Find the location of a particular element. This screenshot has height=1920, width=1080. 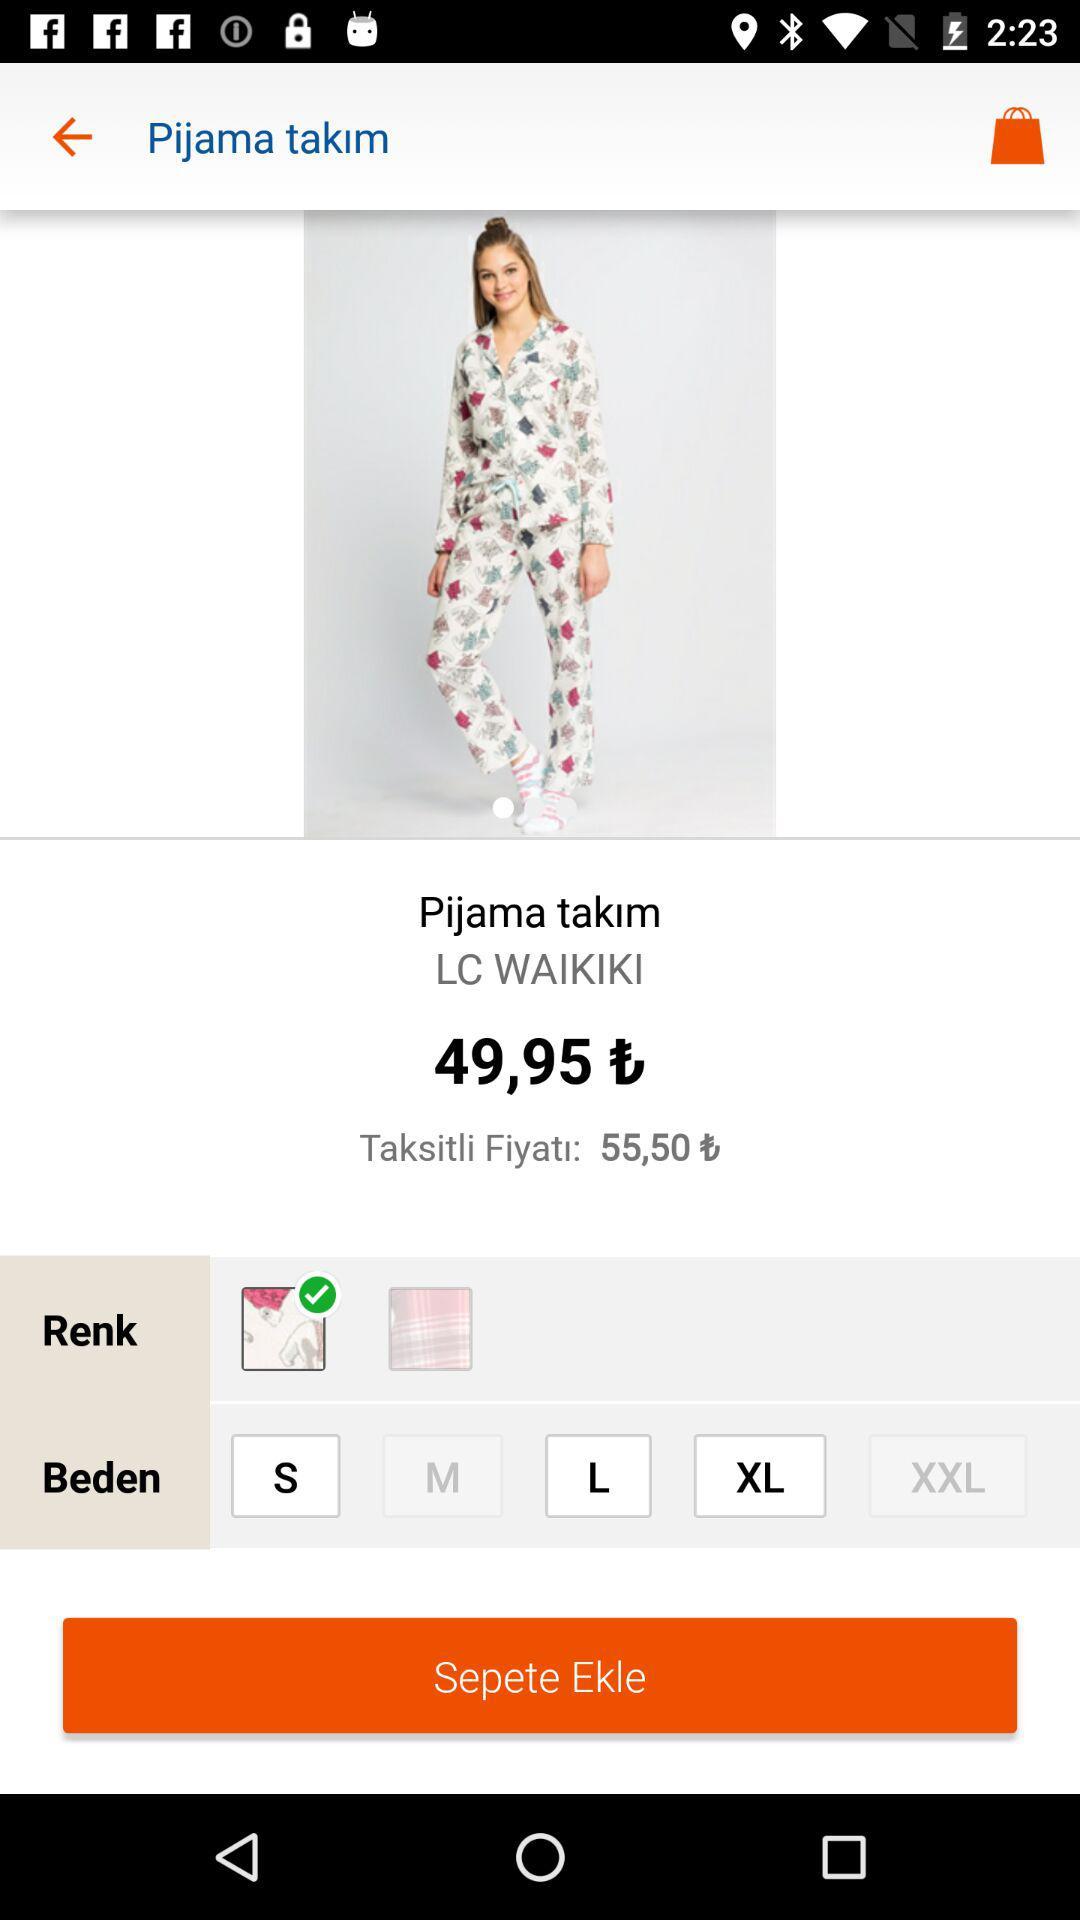

item to the right of m item is located at coordinates (597, 1475).